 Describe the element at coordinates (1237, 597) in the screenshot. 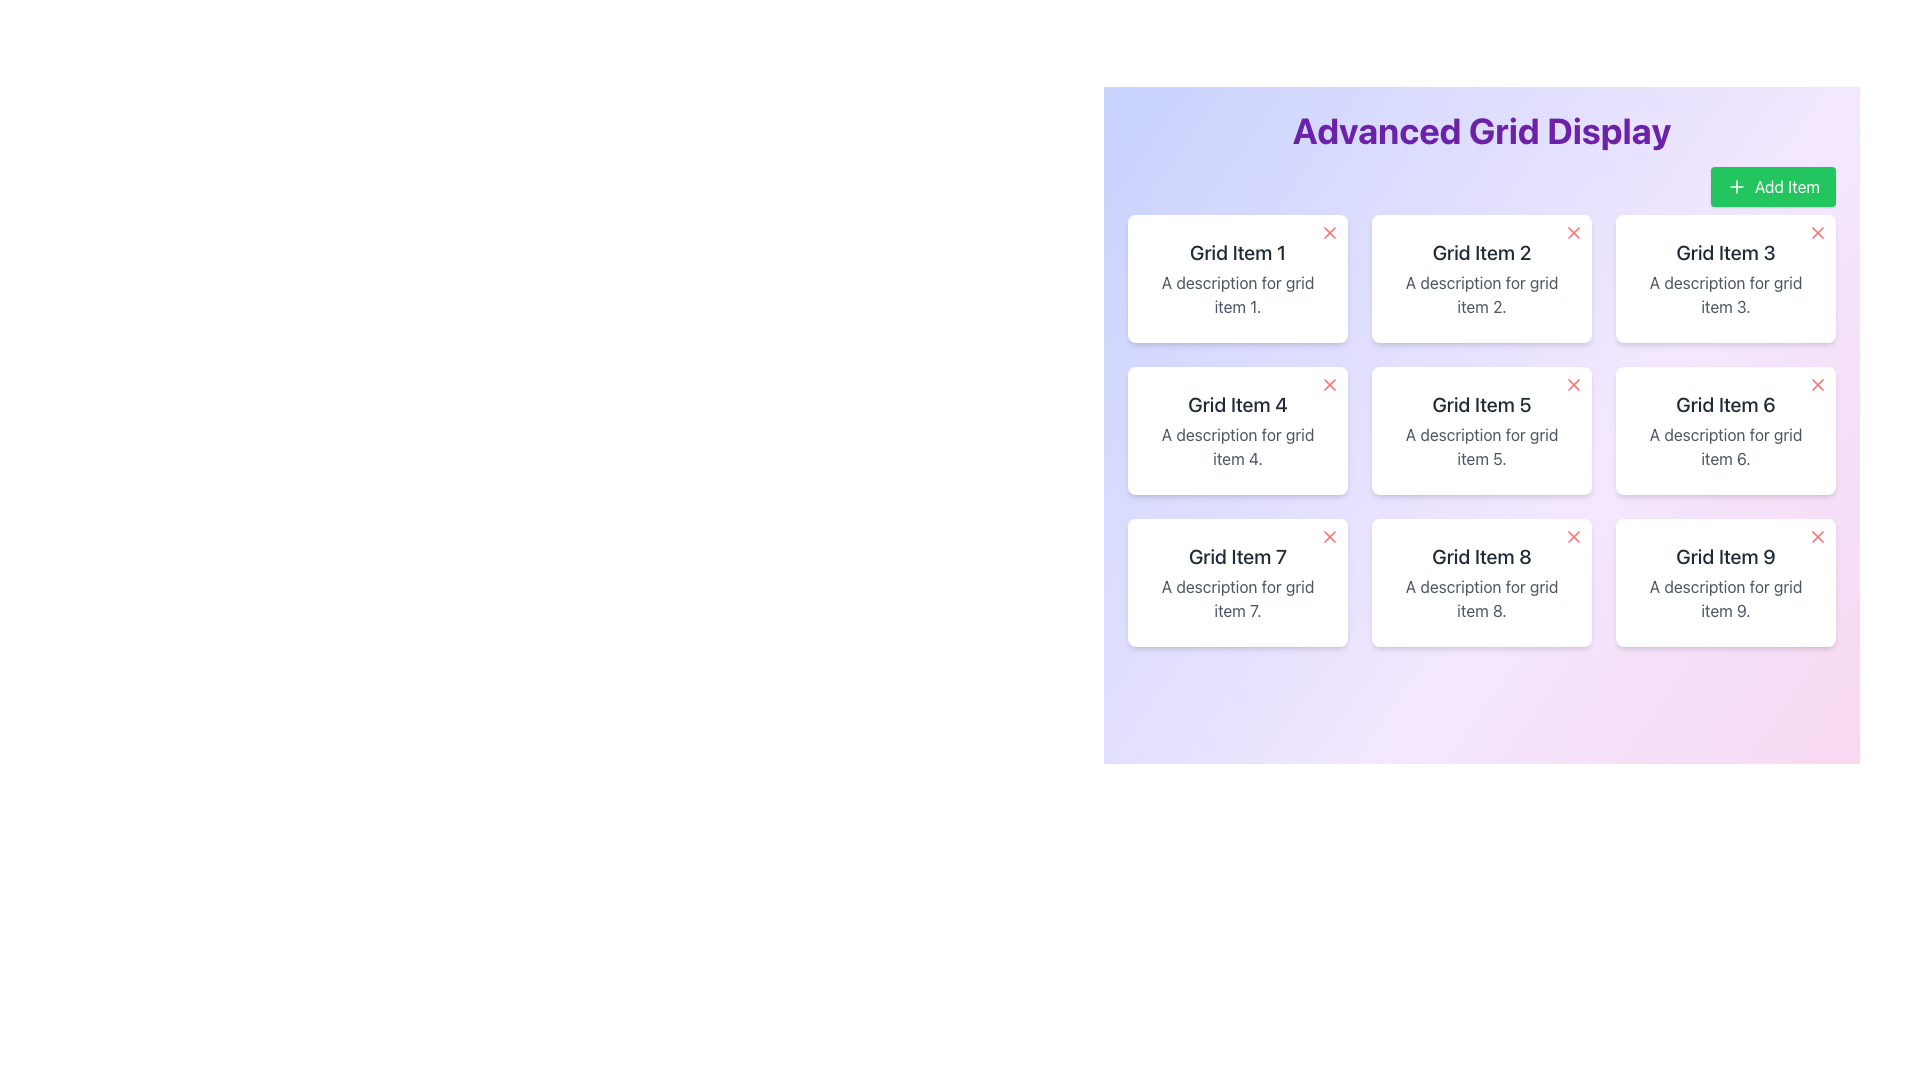

I see `the Text Label displaying 'A description for grid item 7.' located below the title 'Grid Item 7'` at that location.